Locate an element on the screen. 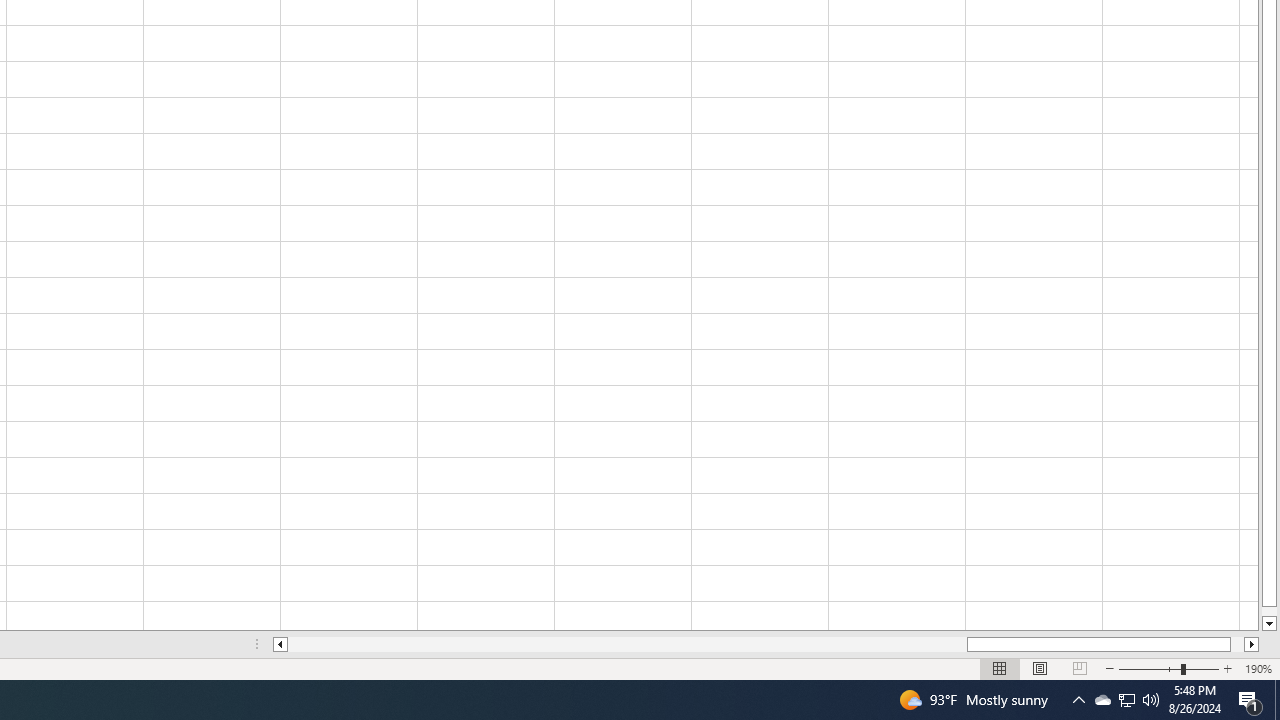  'Zoom In' is located at coordinates (1226, 669).